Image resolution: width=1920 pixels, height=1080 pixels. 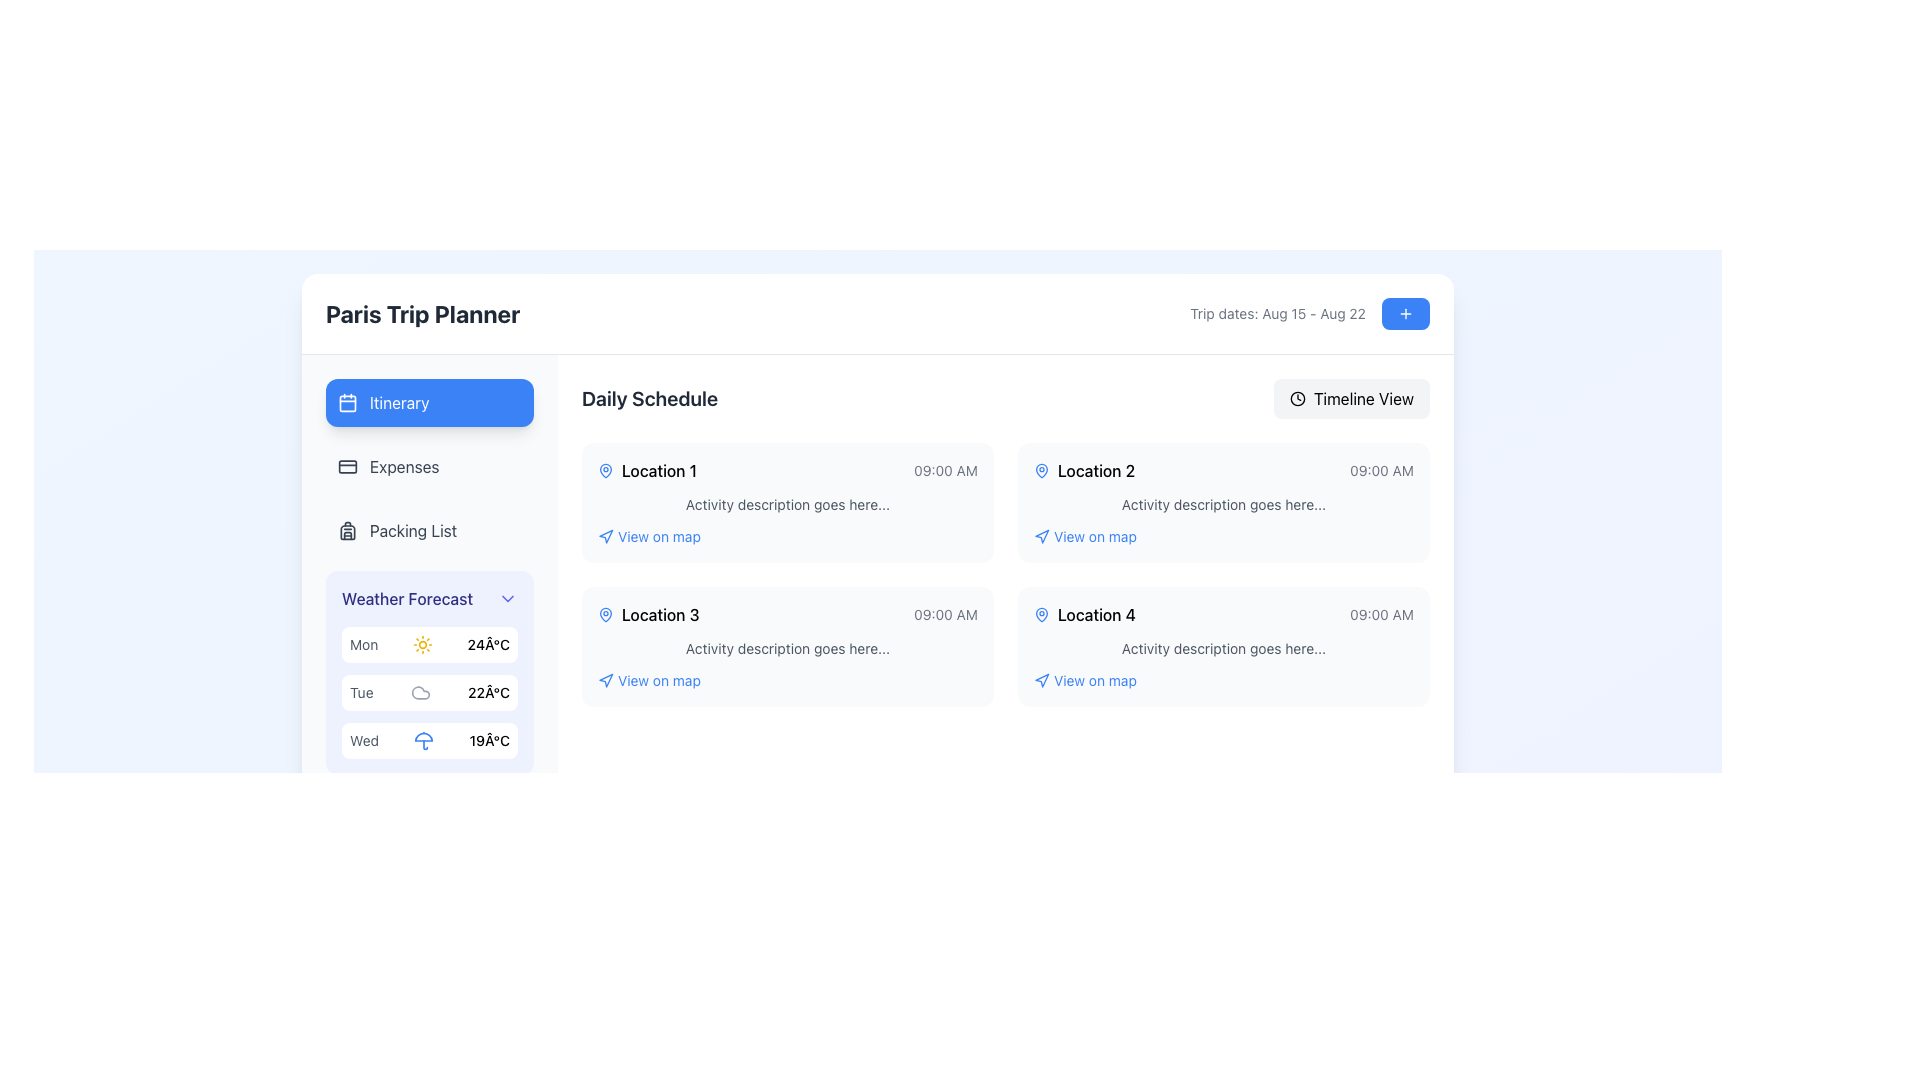 I want to click on the blue location marker icon that is adjacent to the text 'View on map' under 'Location 2' in the schedule interface, so click(x=1040, y=535).